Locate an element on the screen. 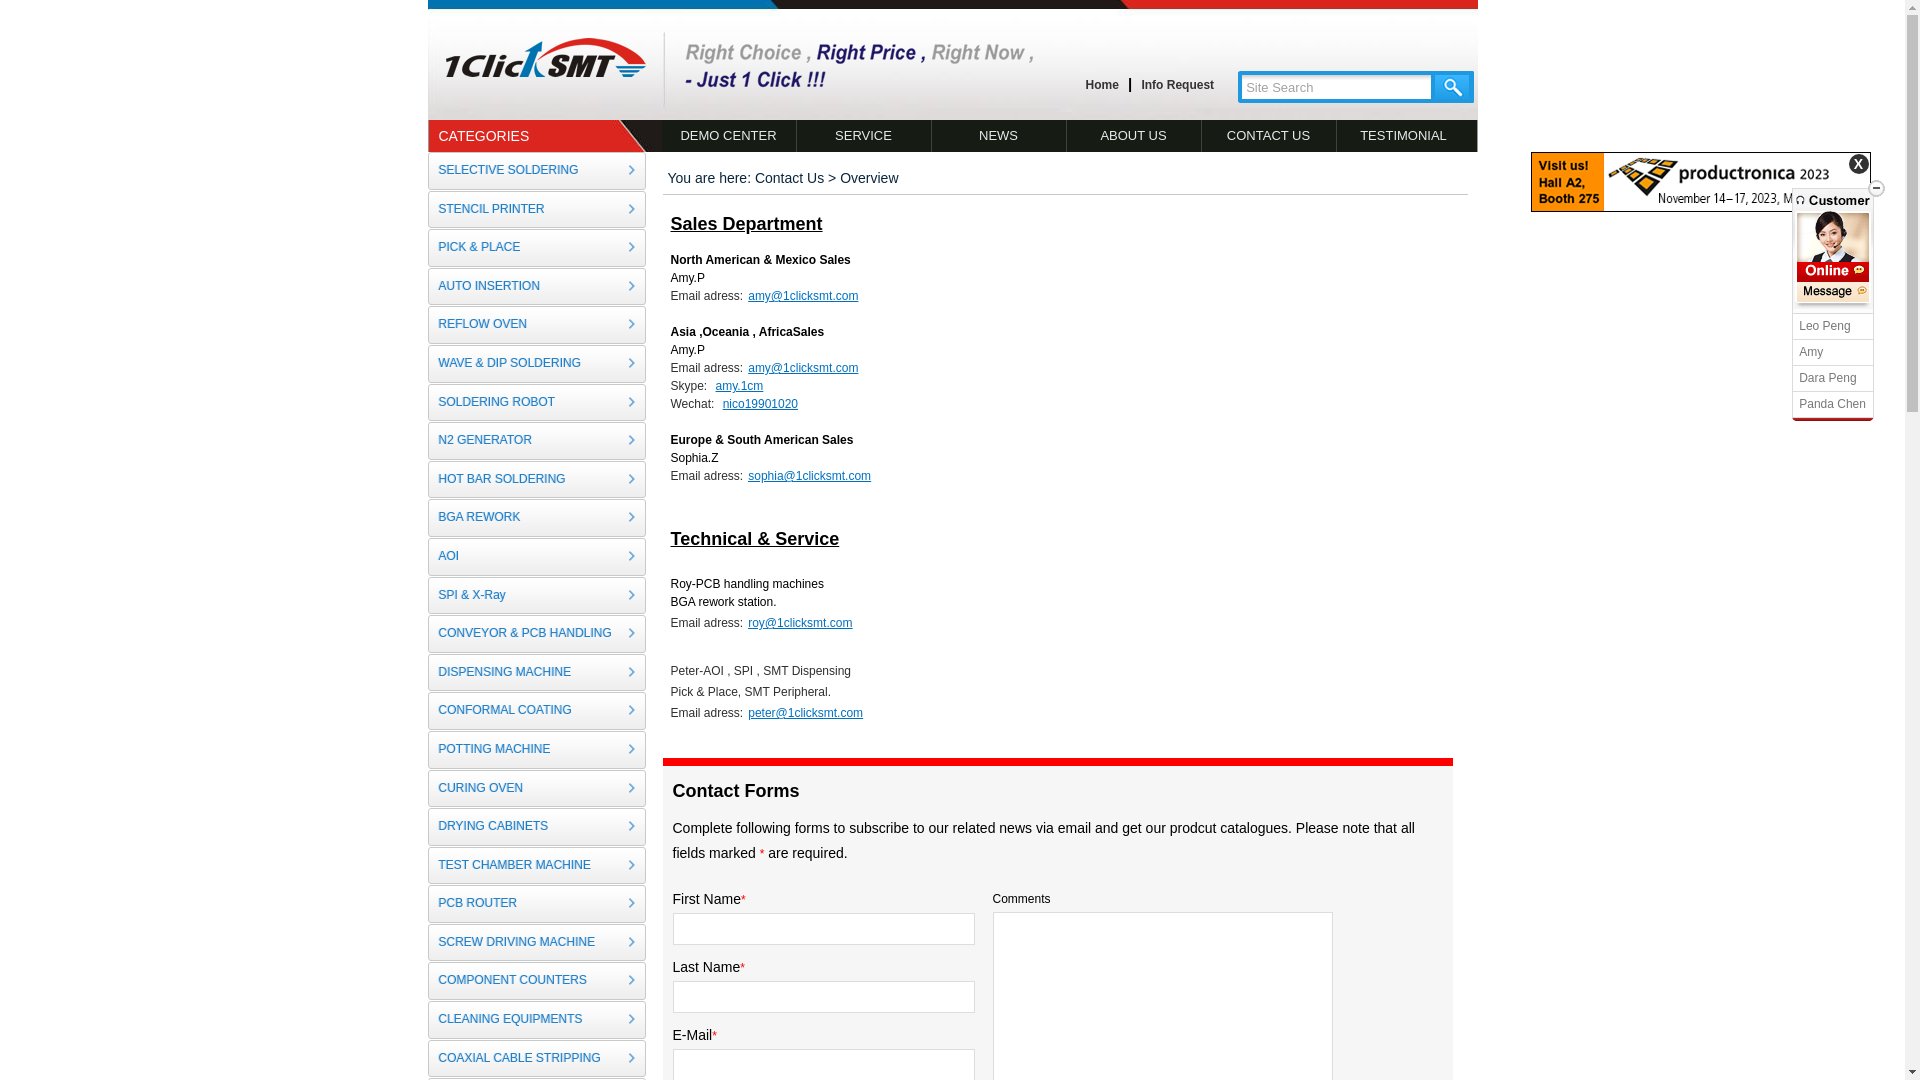  'SOLDERING ROBOT' is located at coordinates (537, 402).